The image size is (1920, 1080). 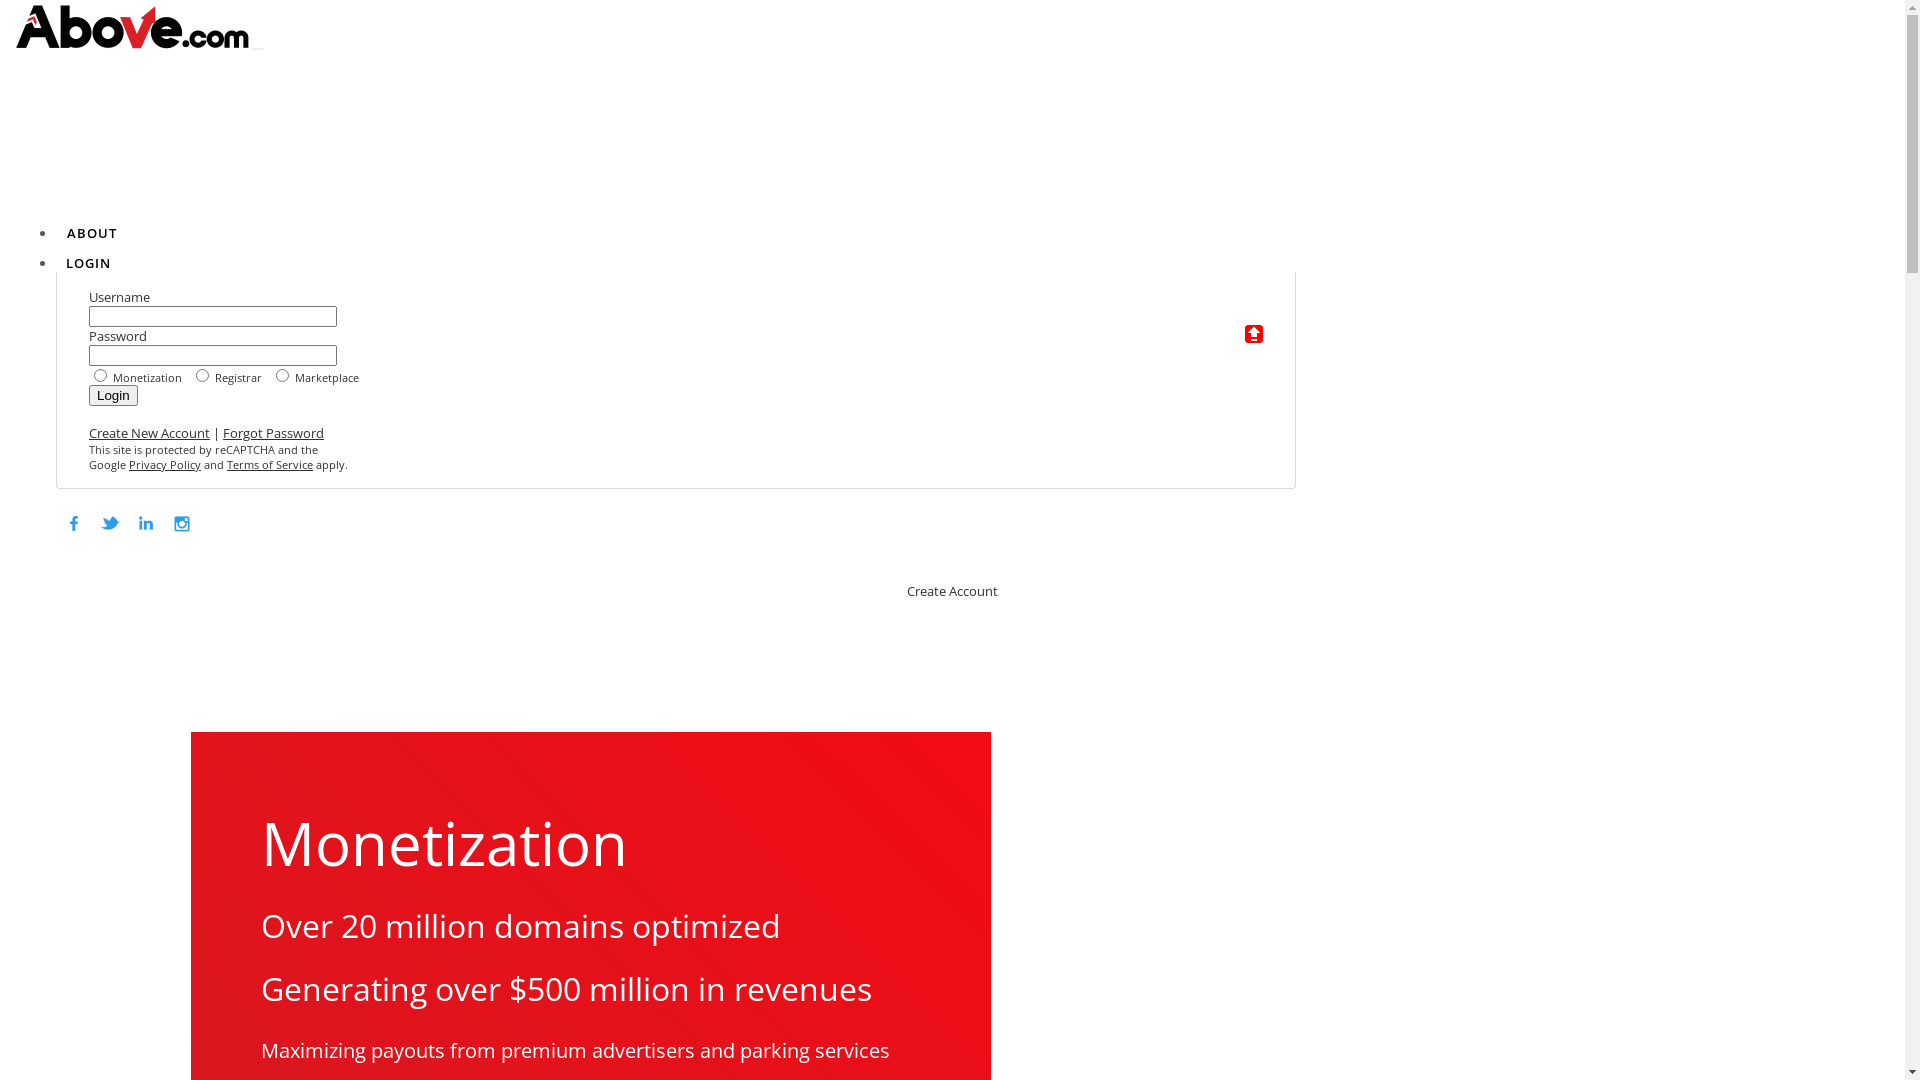 I want to click on 'Marketplace', so click(x=879, y=515).